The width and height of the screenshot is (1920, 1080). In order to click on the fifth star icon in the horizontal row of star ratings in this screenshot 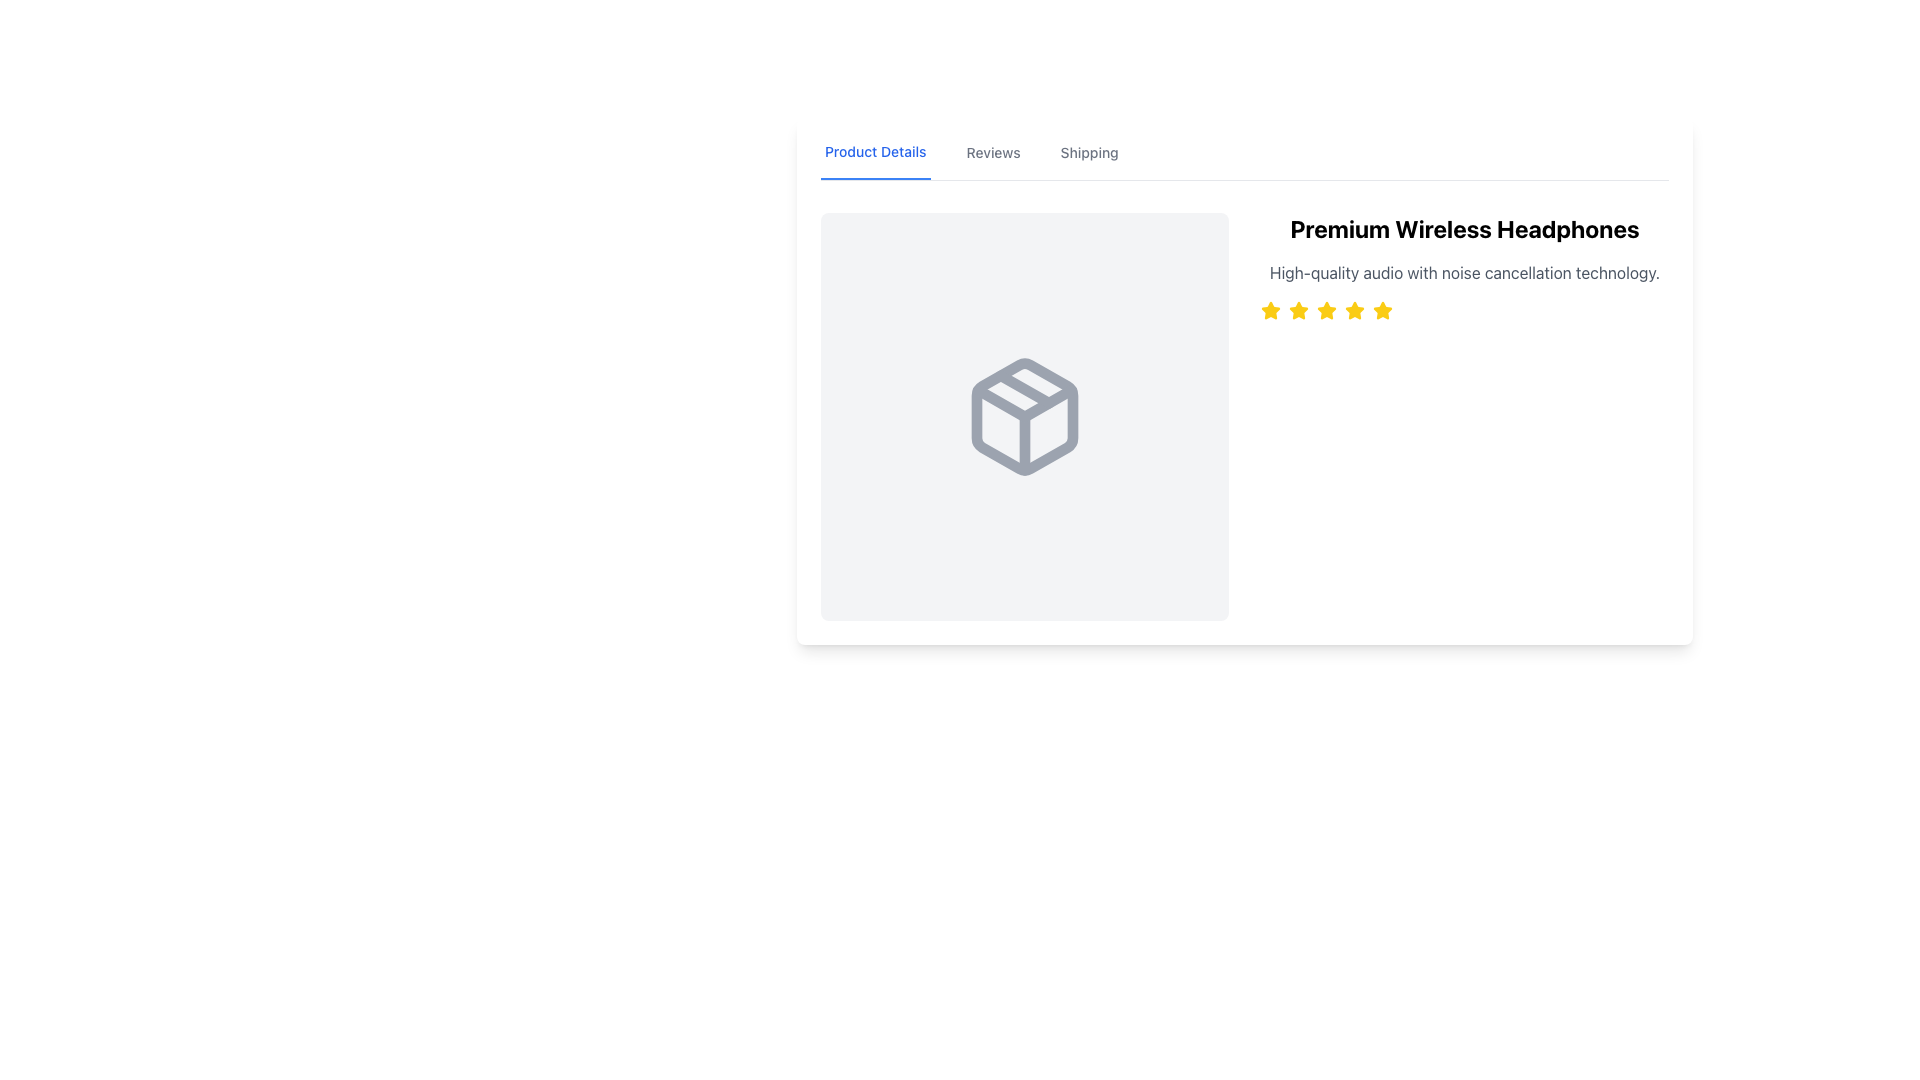, I will do `click(1381, 309)`.